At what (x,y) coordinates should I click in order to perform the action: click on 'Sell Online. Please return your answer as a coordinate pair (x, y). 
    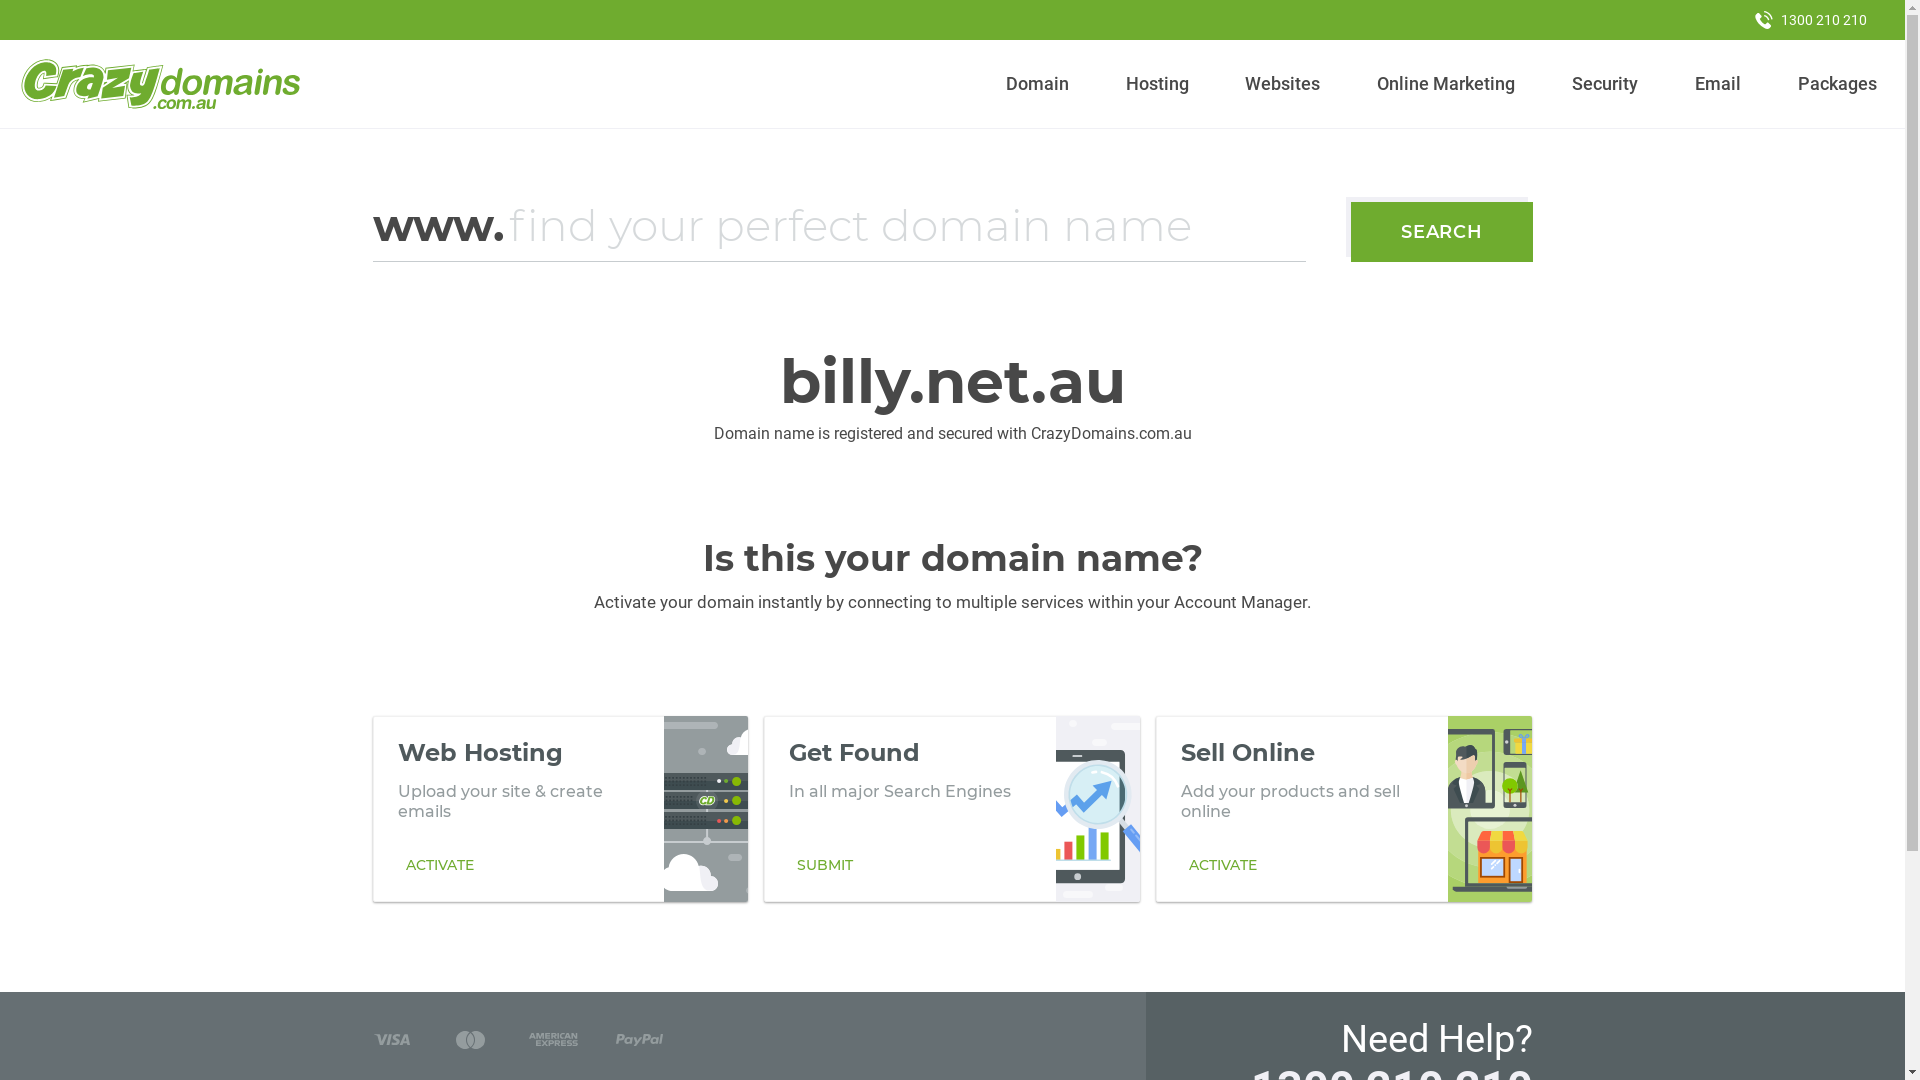
    Looking at the image, I should click on (1344, 808).